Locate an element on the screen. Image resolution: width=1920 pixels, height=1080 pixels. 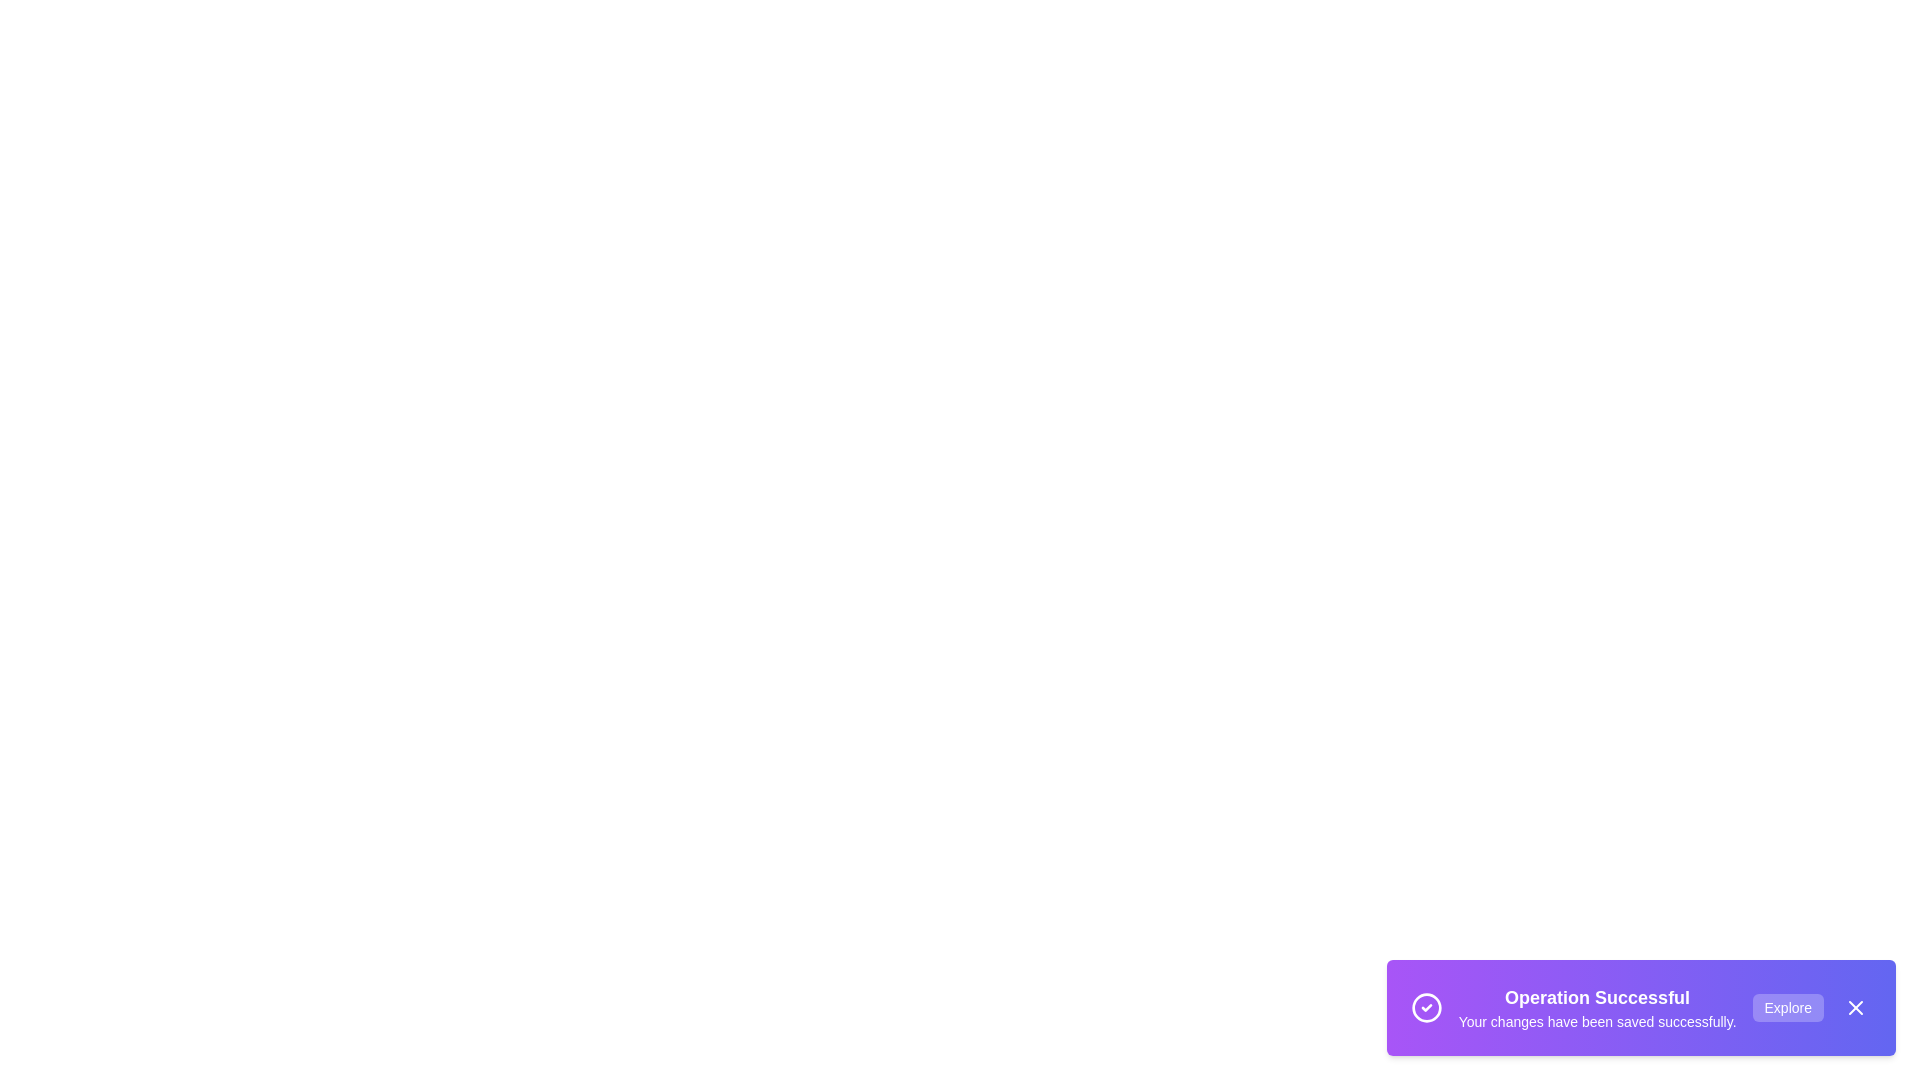
the 'Explore' button to trigger its action is located at coordinates (1788, 1007).